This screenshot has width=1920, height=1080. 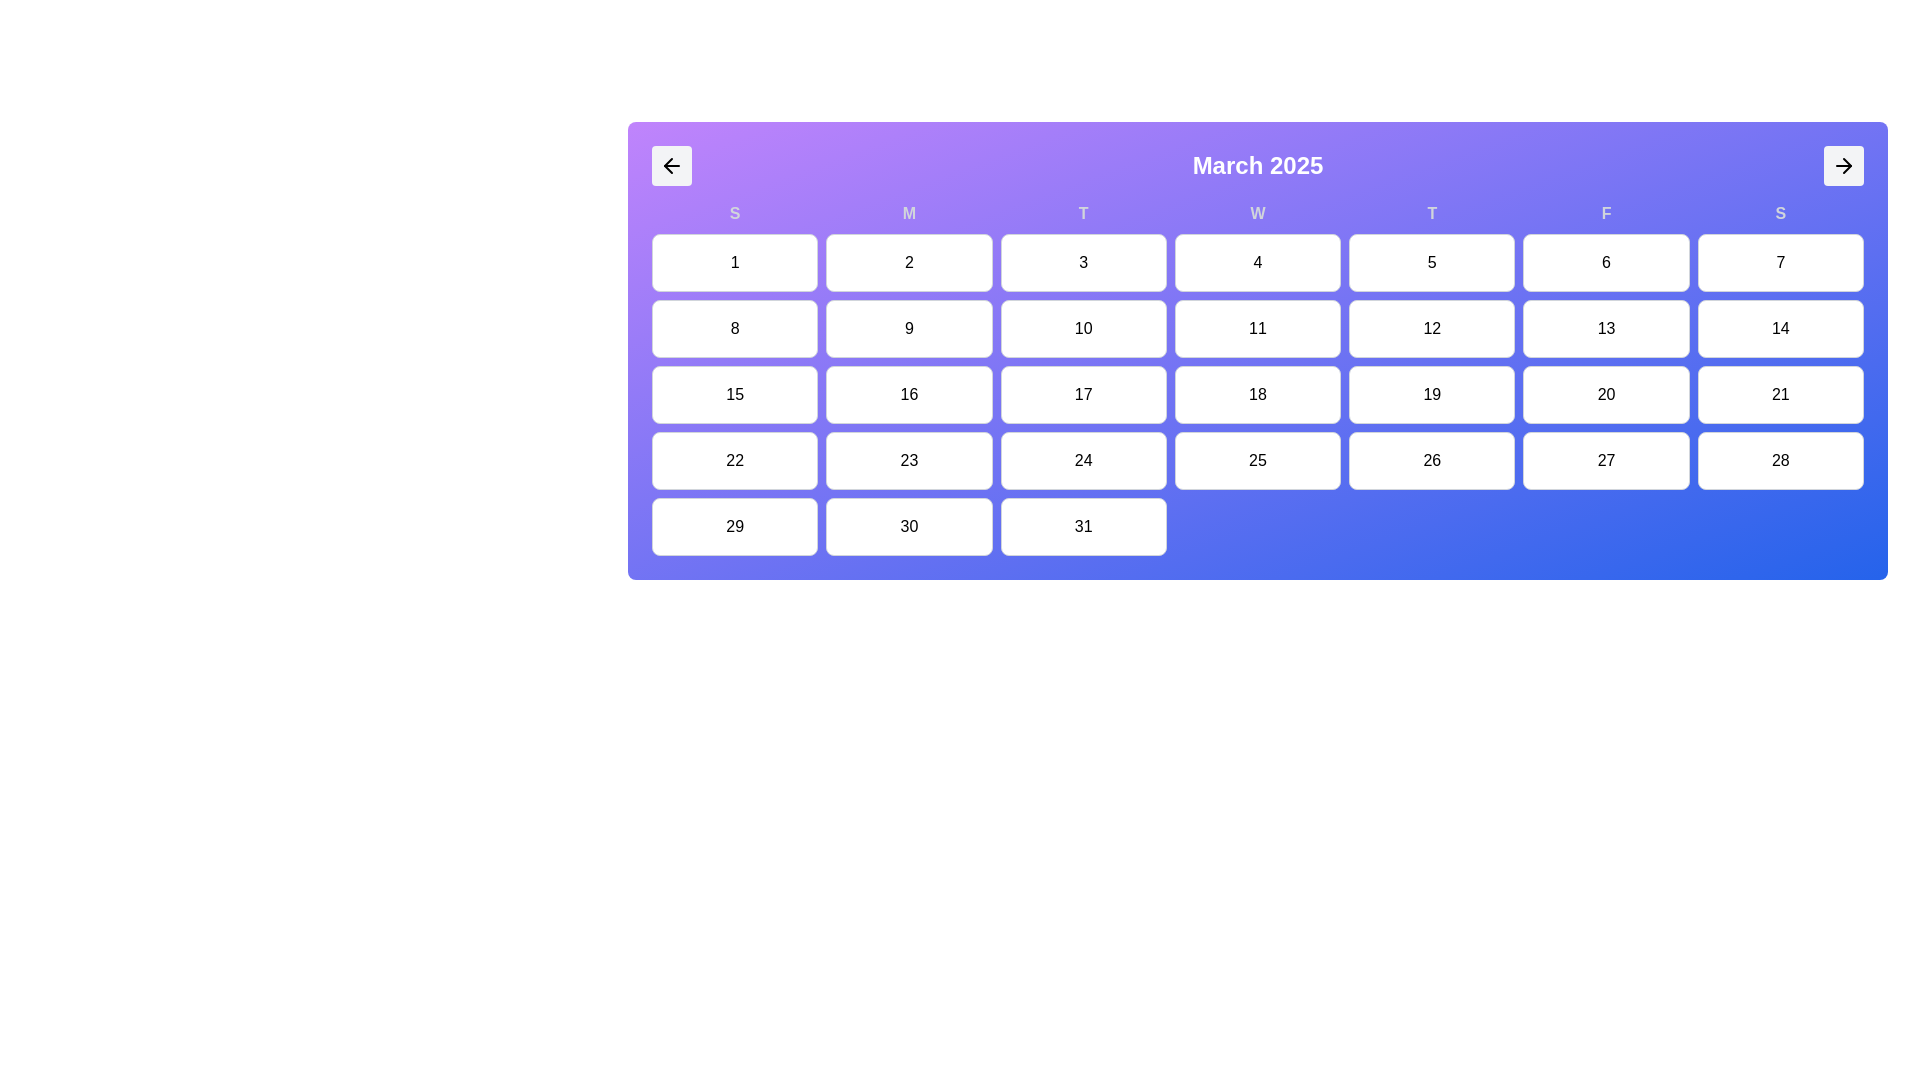 What do you see at coordinates (1256, 394) in the screenshot?
I see `the Static Label or Calendar Date Tile that displays the number '18', located in the fourth column of the third row of the March 2025 calendar grid` at bounding box center [1256, 394].